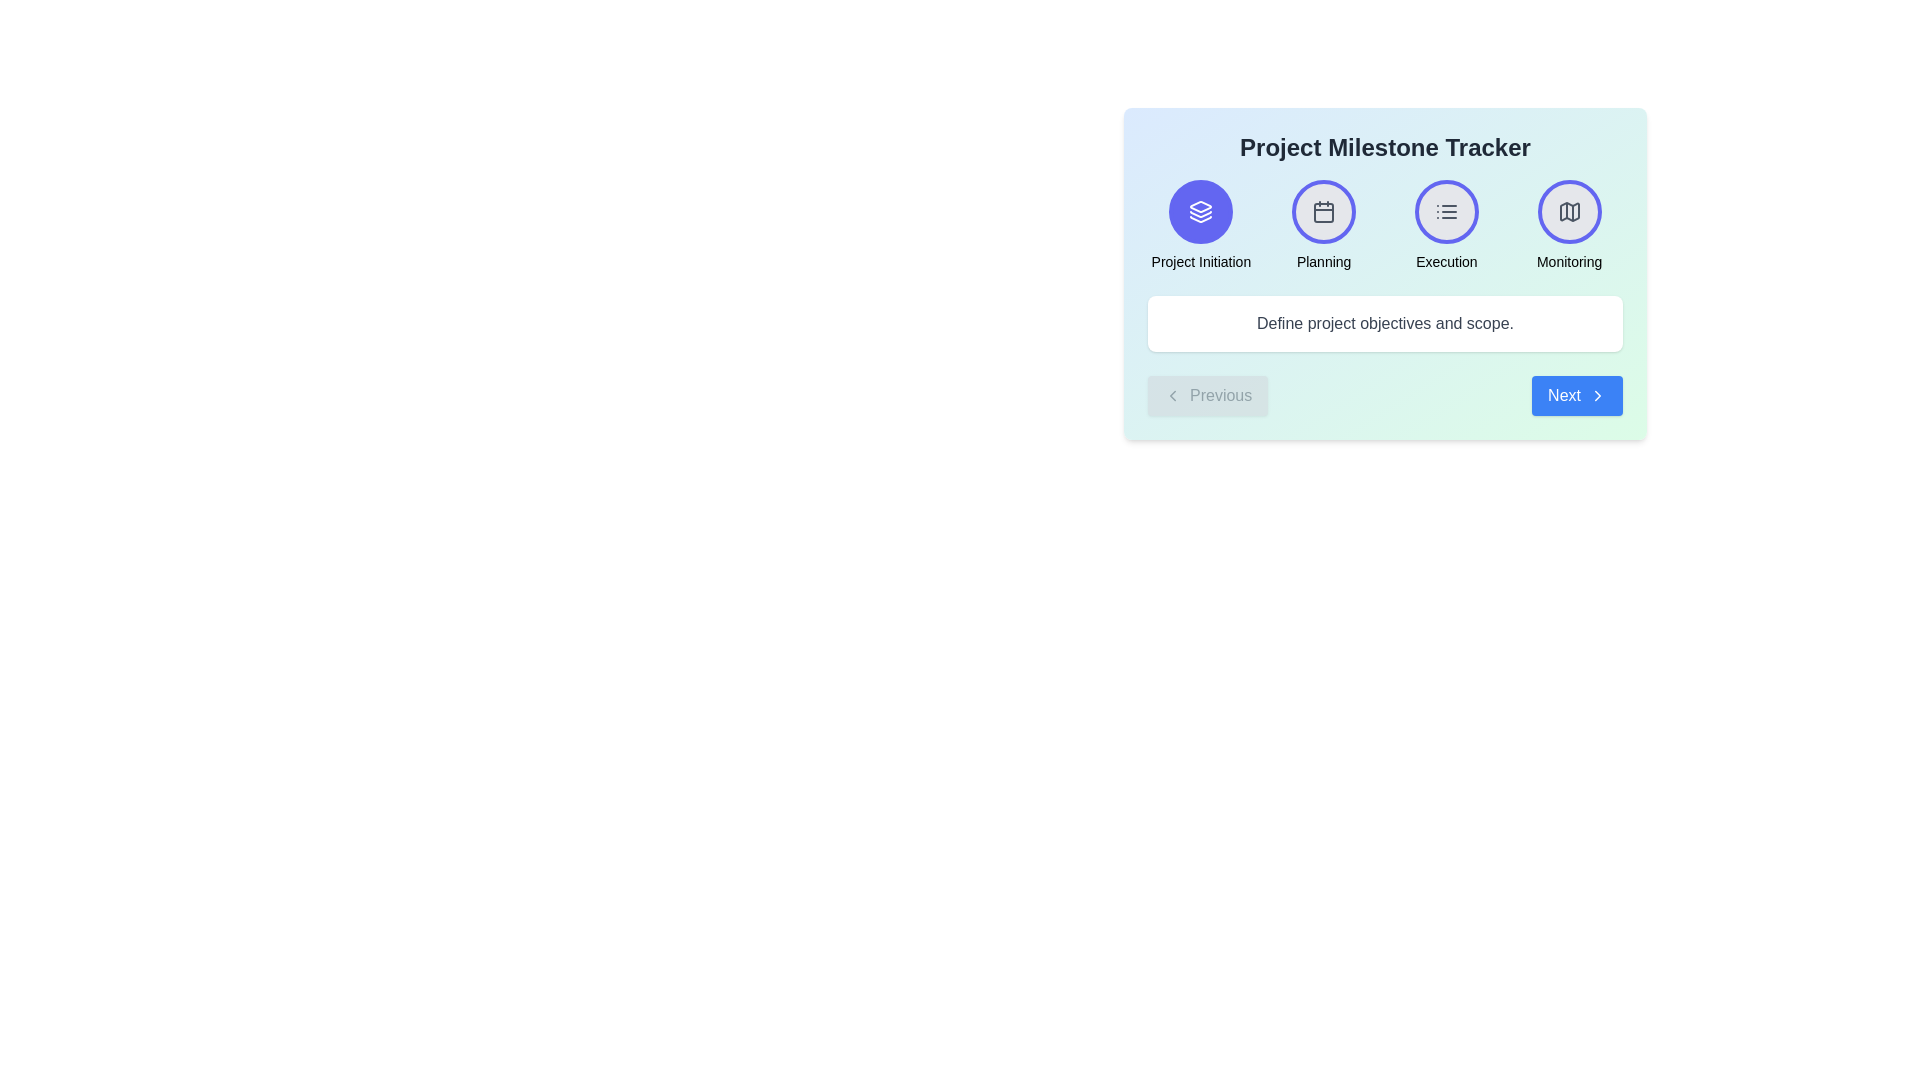  Describe the element at coordinates (1576, 396) in the screenshot. I see `the navigational button located on the right side of the interface, adjacent to the 'Previous' button` at that location.